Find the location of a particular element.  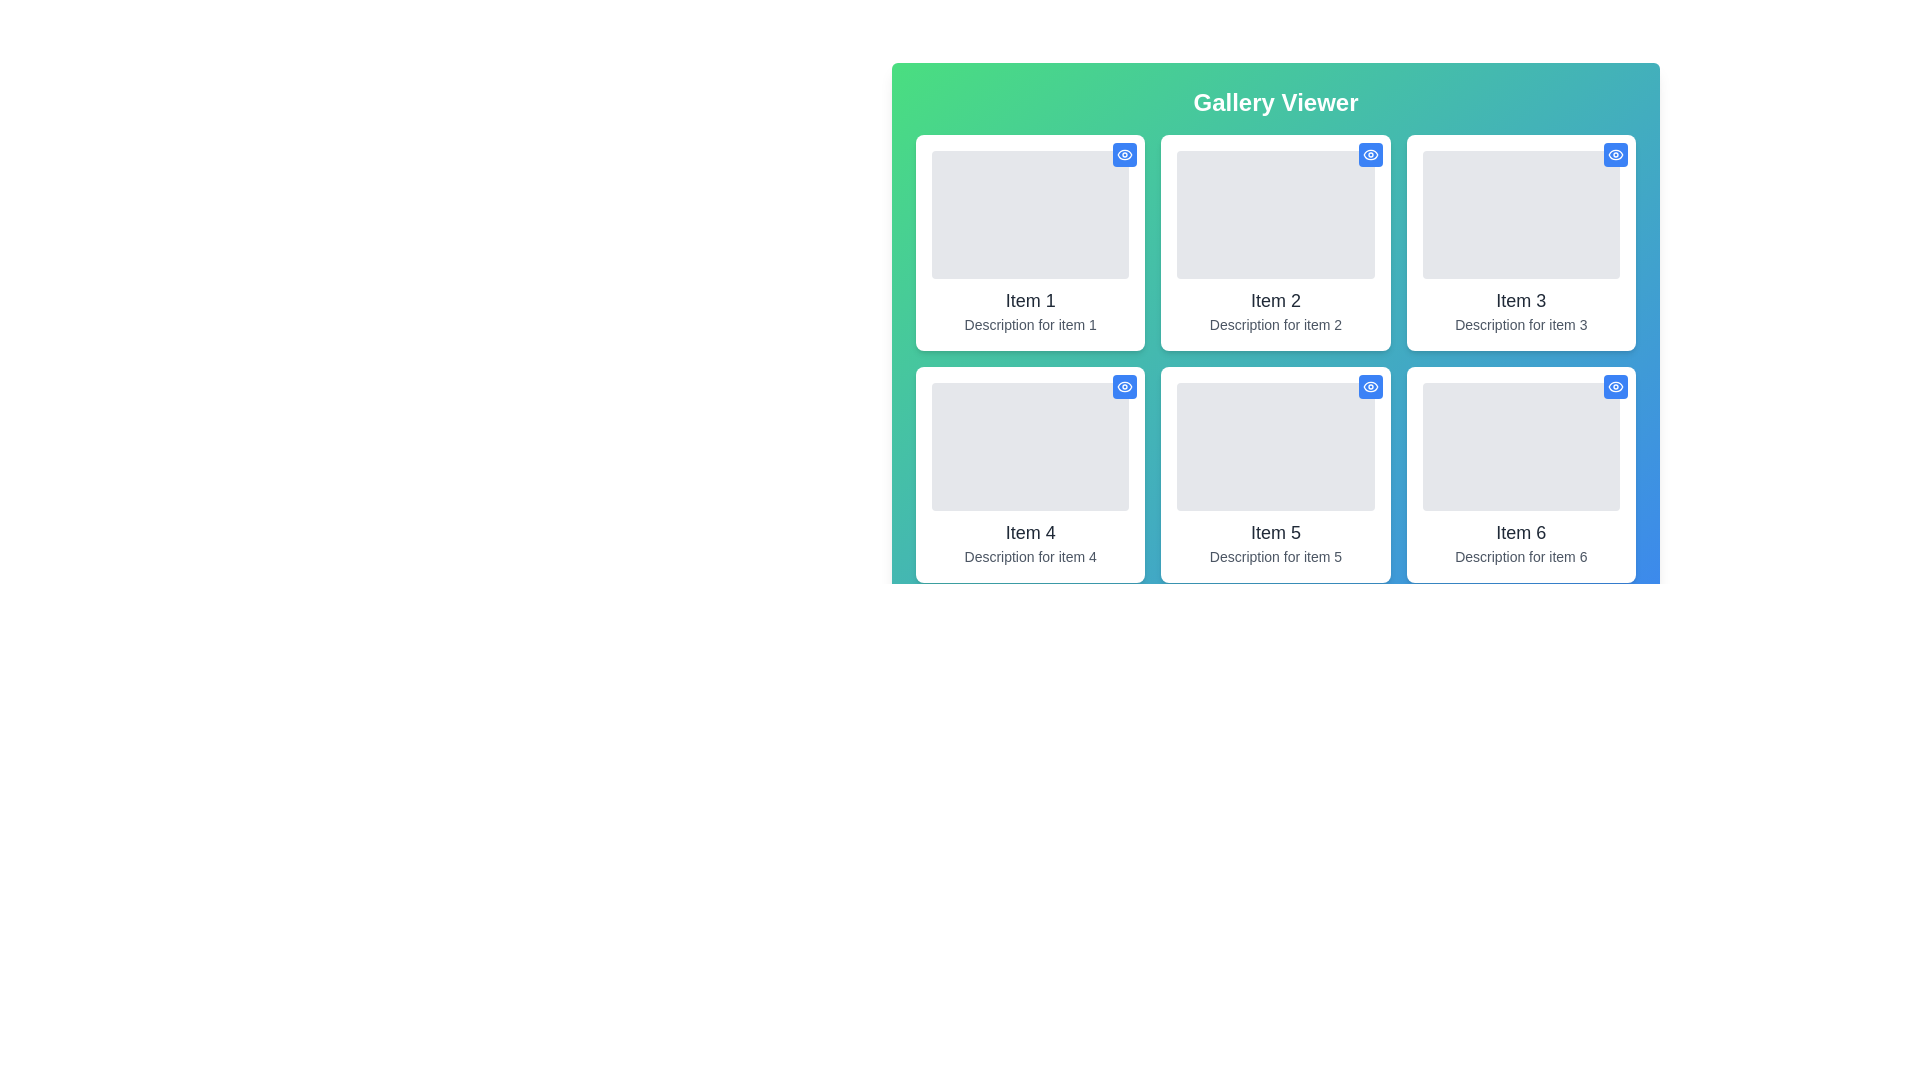

the text label 'Item 6', which is styled in a bold, medium-sized font and located in the sixth grid cell of a 3x2 layout, directly below the image placeholder is located at coordinates (1520, 531).